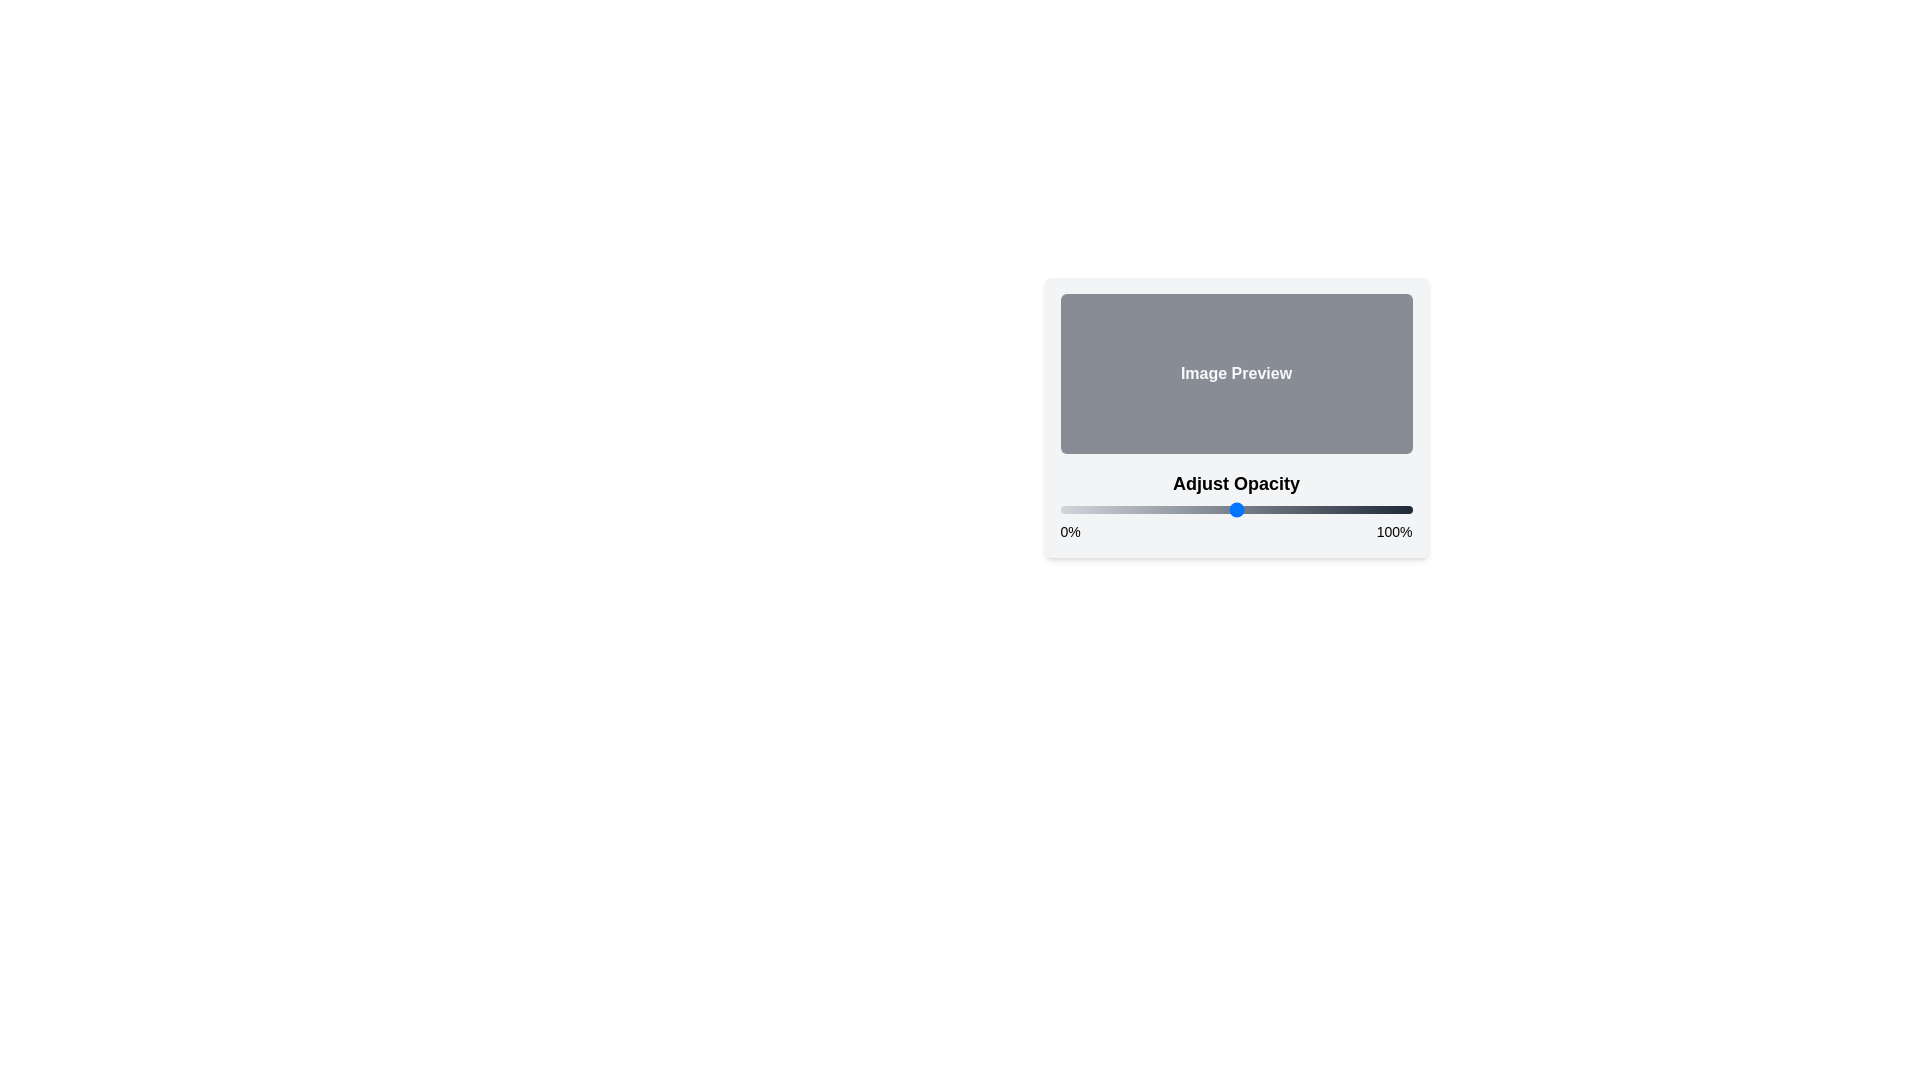 The width and height of the screenshot is (1920, 1080). What do you see at coordinates (1235, 504) in the screenshot?
I see `the slider handle located in the 'Adjust Opacity' section` at bounding box center [1235, 504].